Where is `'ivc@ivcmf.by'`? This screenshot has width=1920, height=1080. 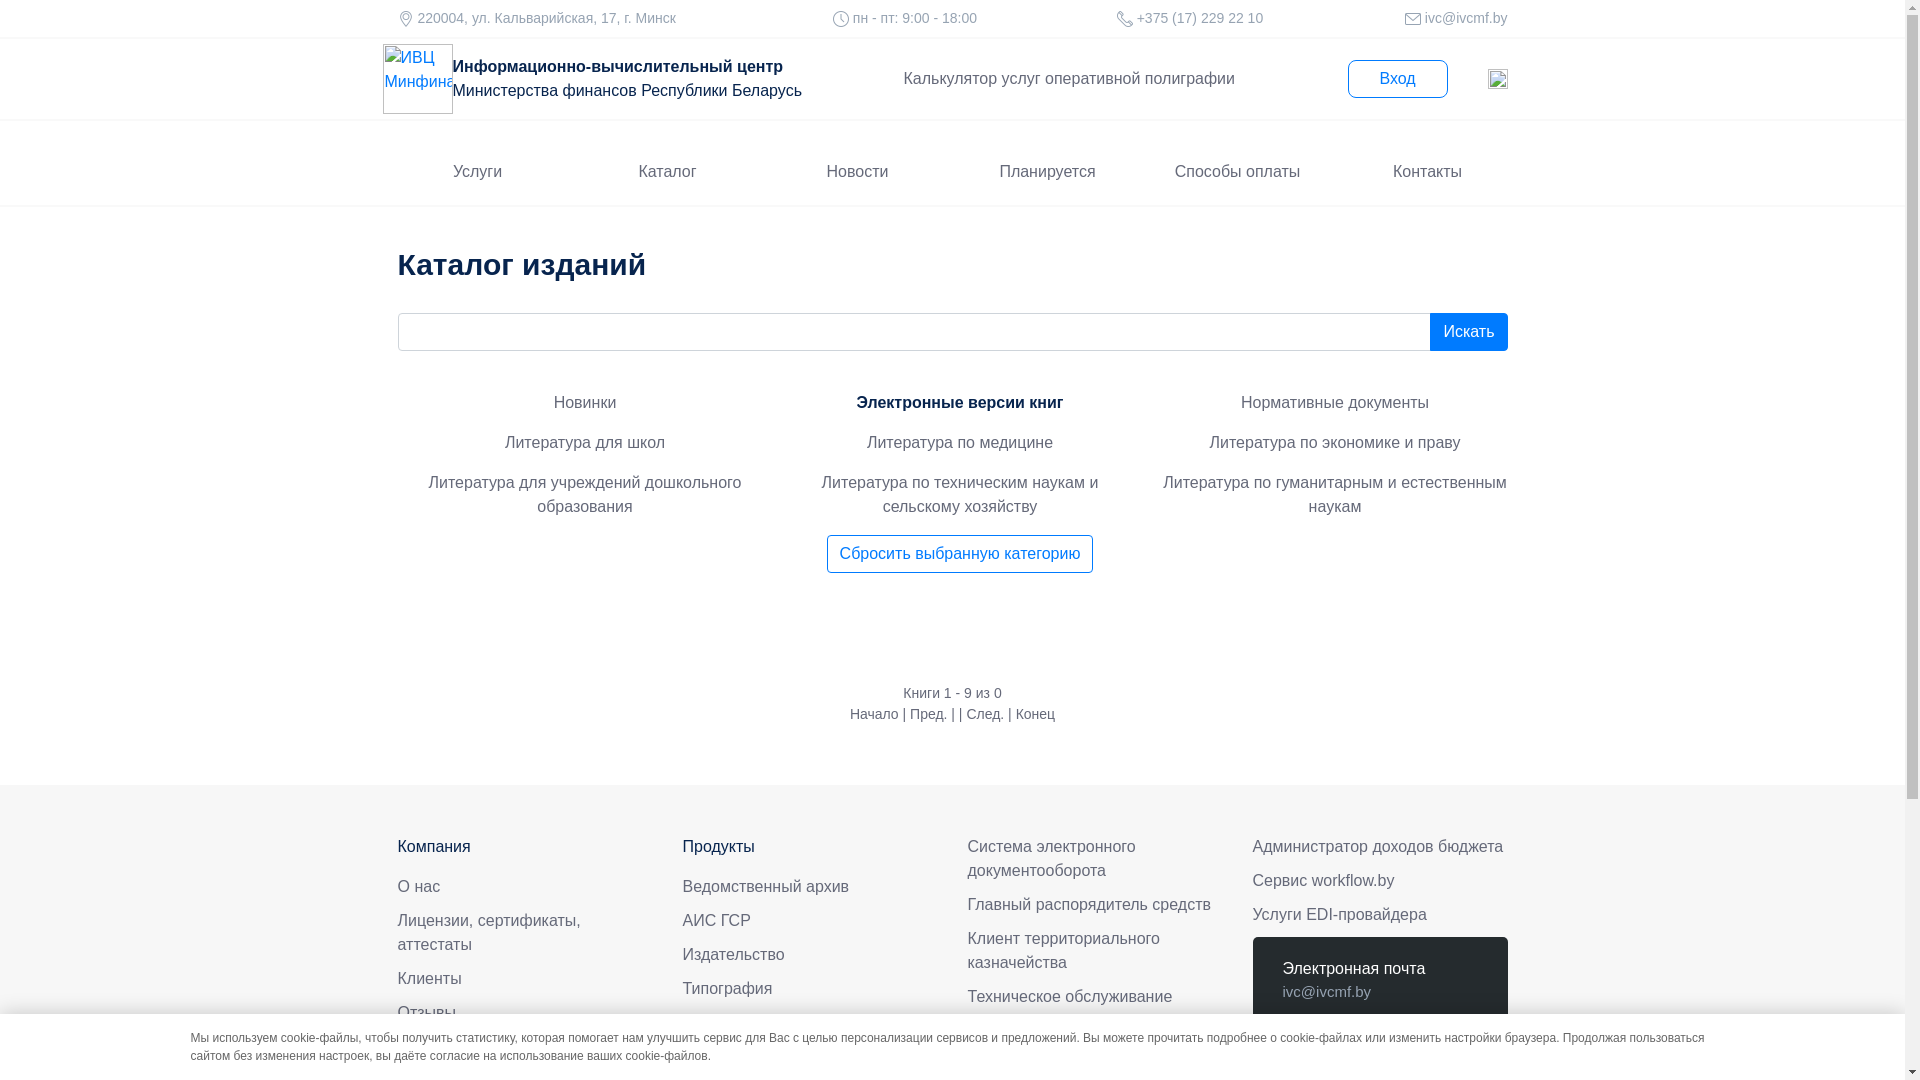
'ivc@ivcmf.by' is located at coordinates (1326, 991).